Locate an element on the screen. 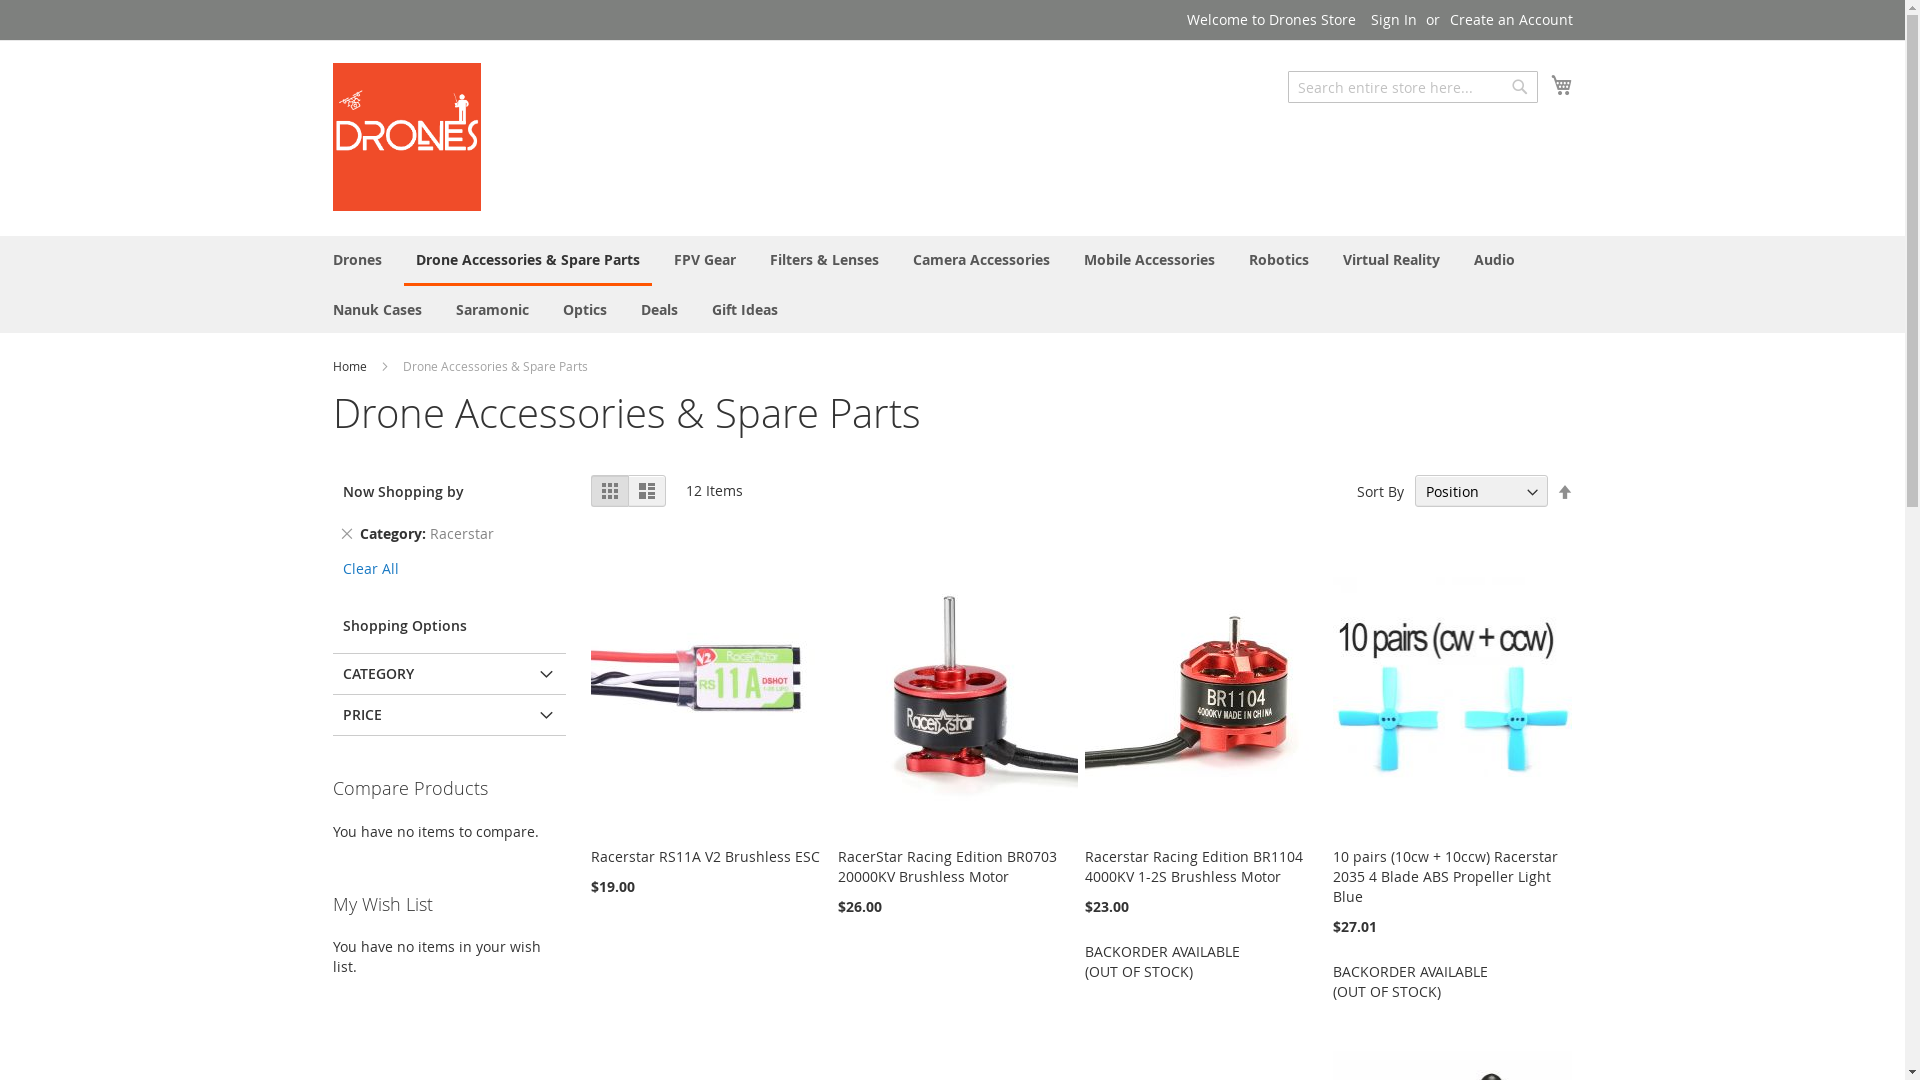 The width and height of the screenshot is (1920, 1080). 'Add to Cart' is located at coordinates (383, 947).